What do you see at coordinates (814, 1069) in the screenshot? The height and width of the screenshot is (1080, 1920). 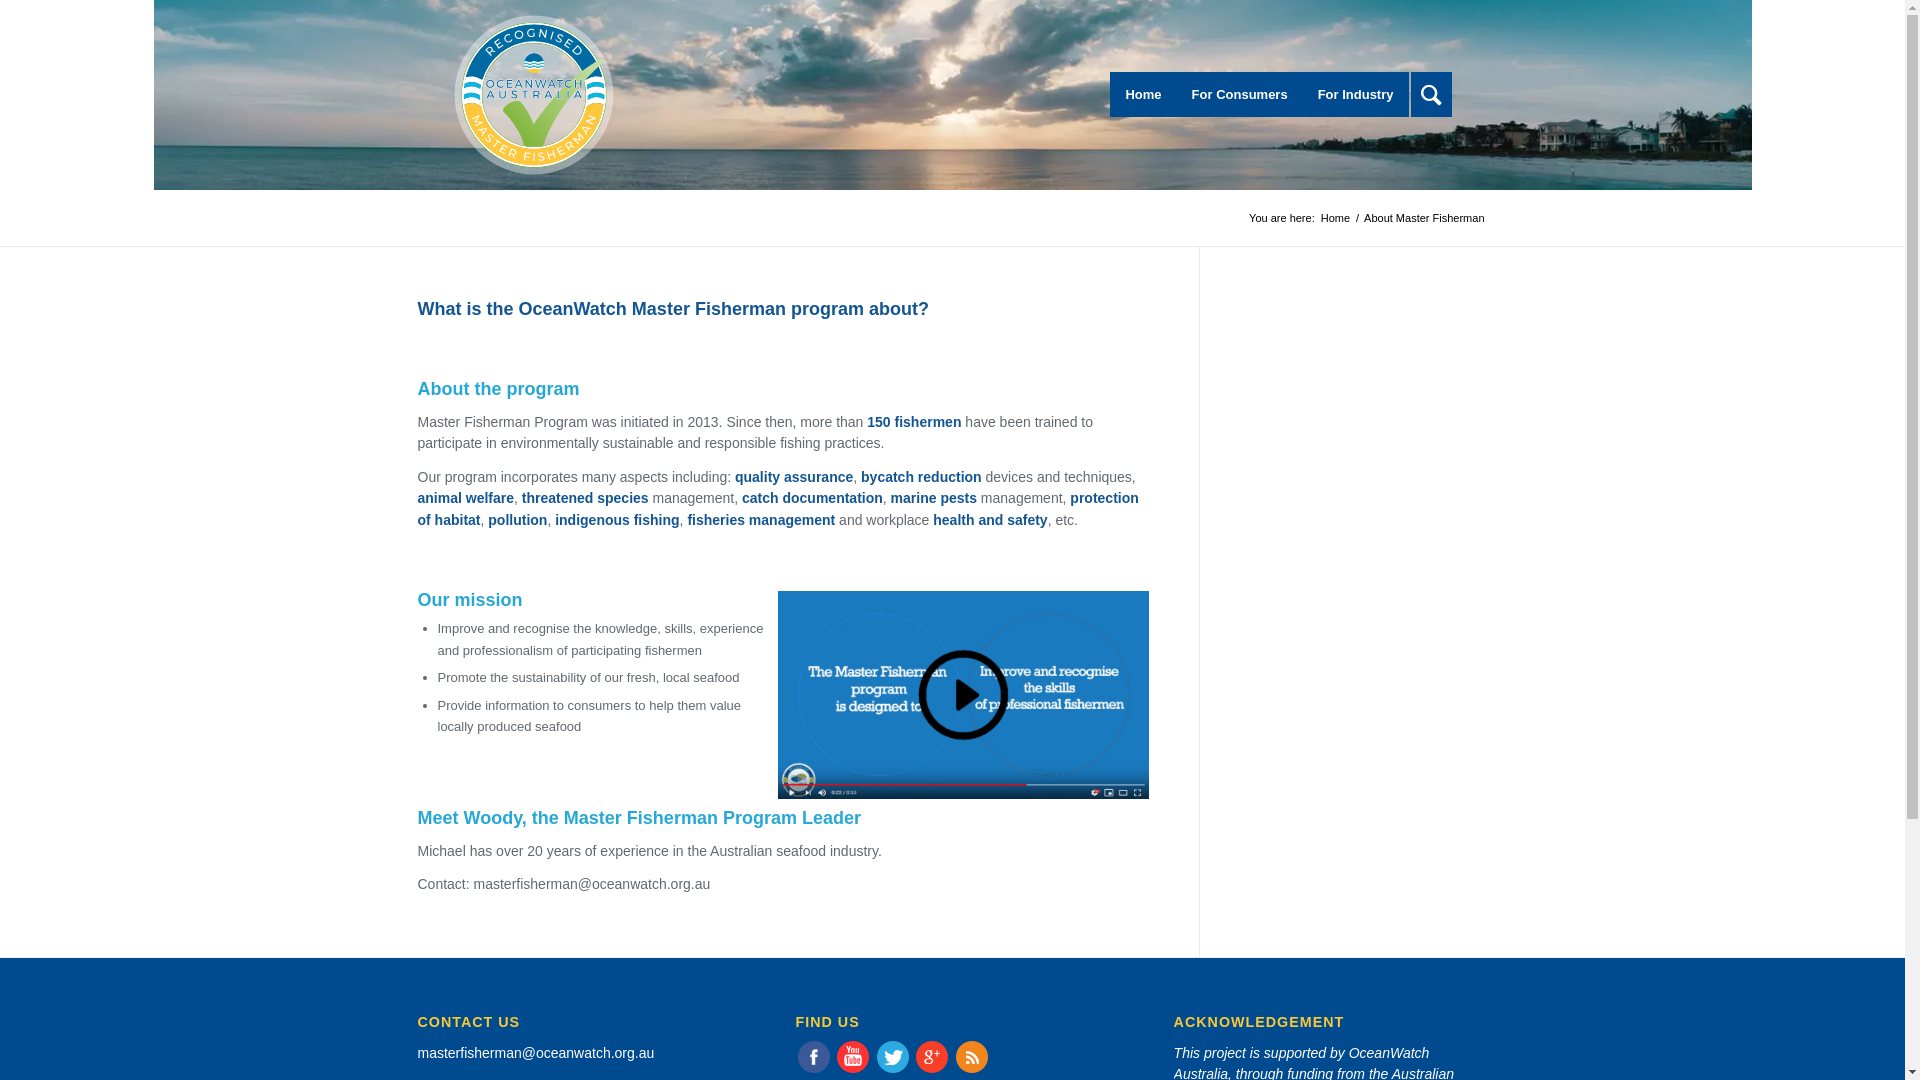 I see `'Faebook '` at bounding box center [814, 1069].